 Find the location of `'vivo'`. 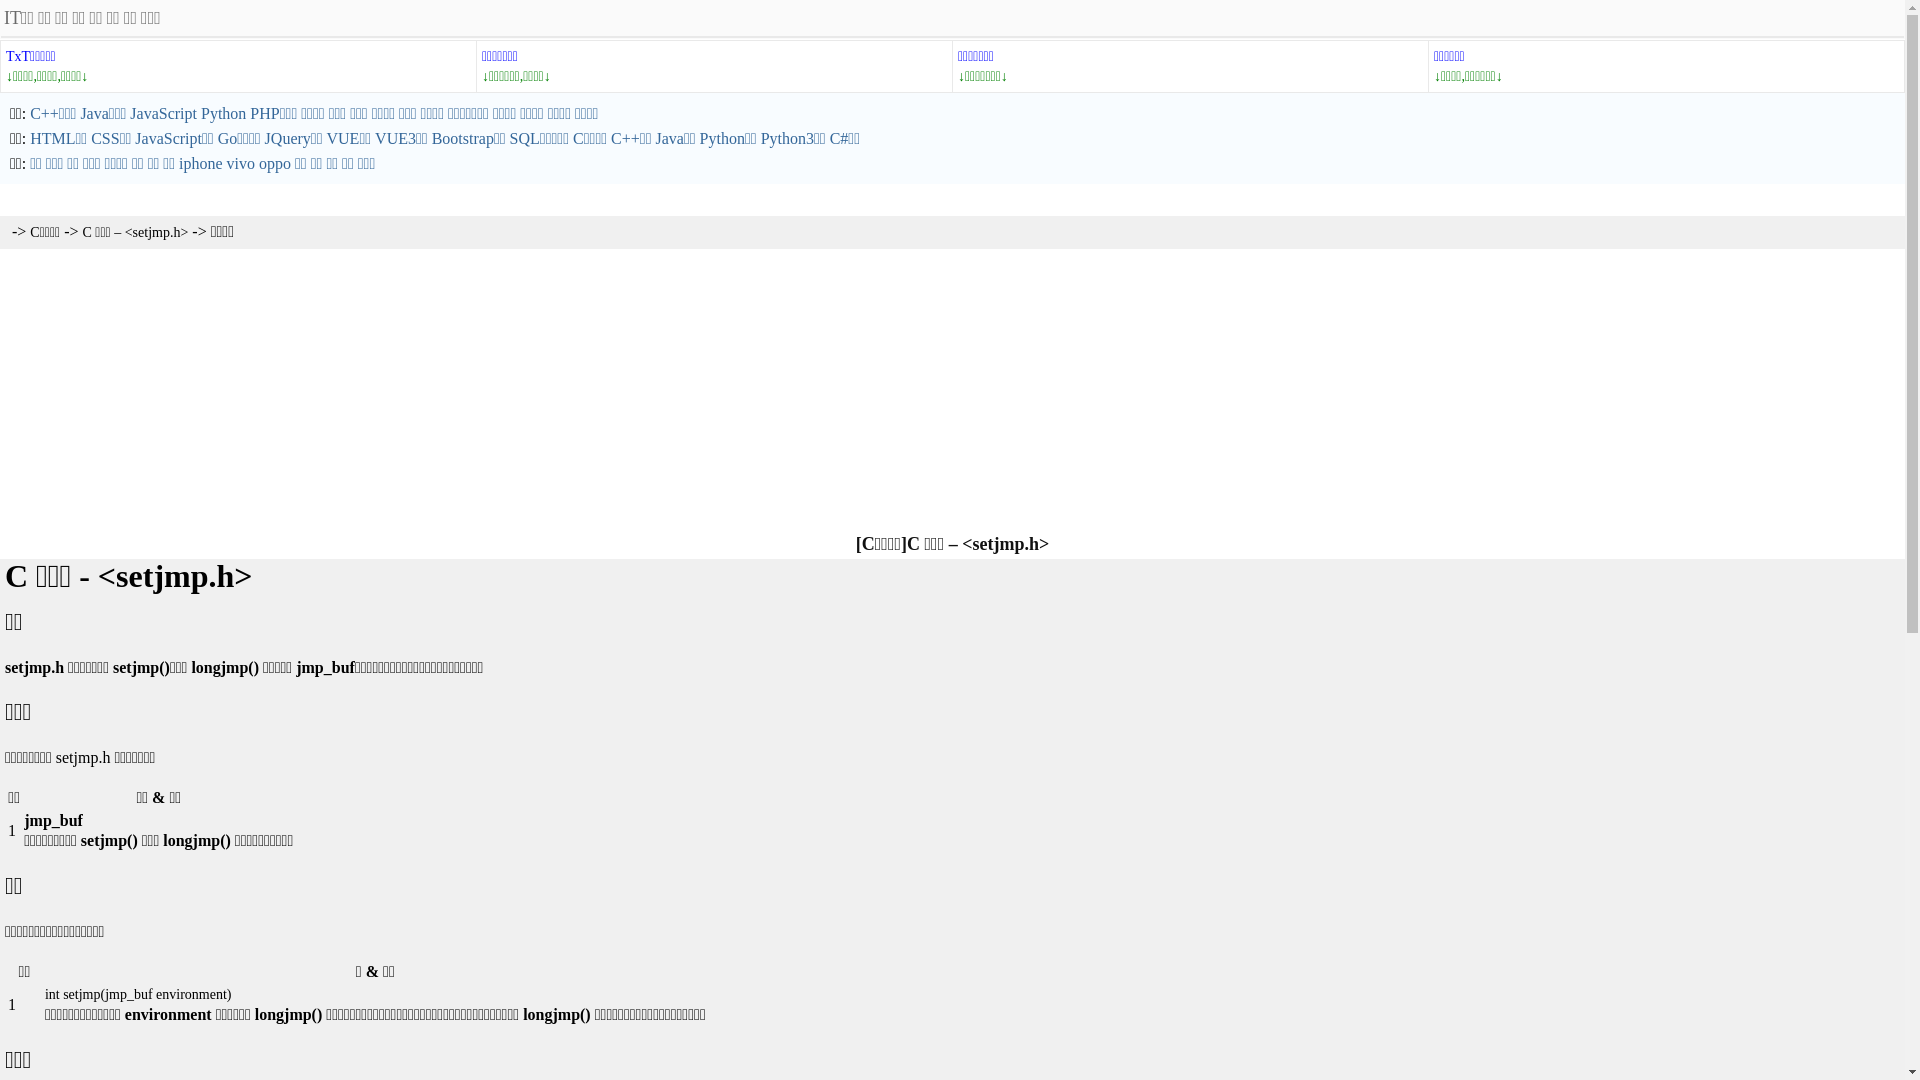

'vivo' is located at coordinates (240, 162).